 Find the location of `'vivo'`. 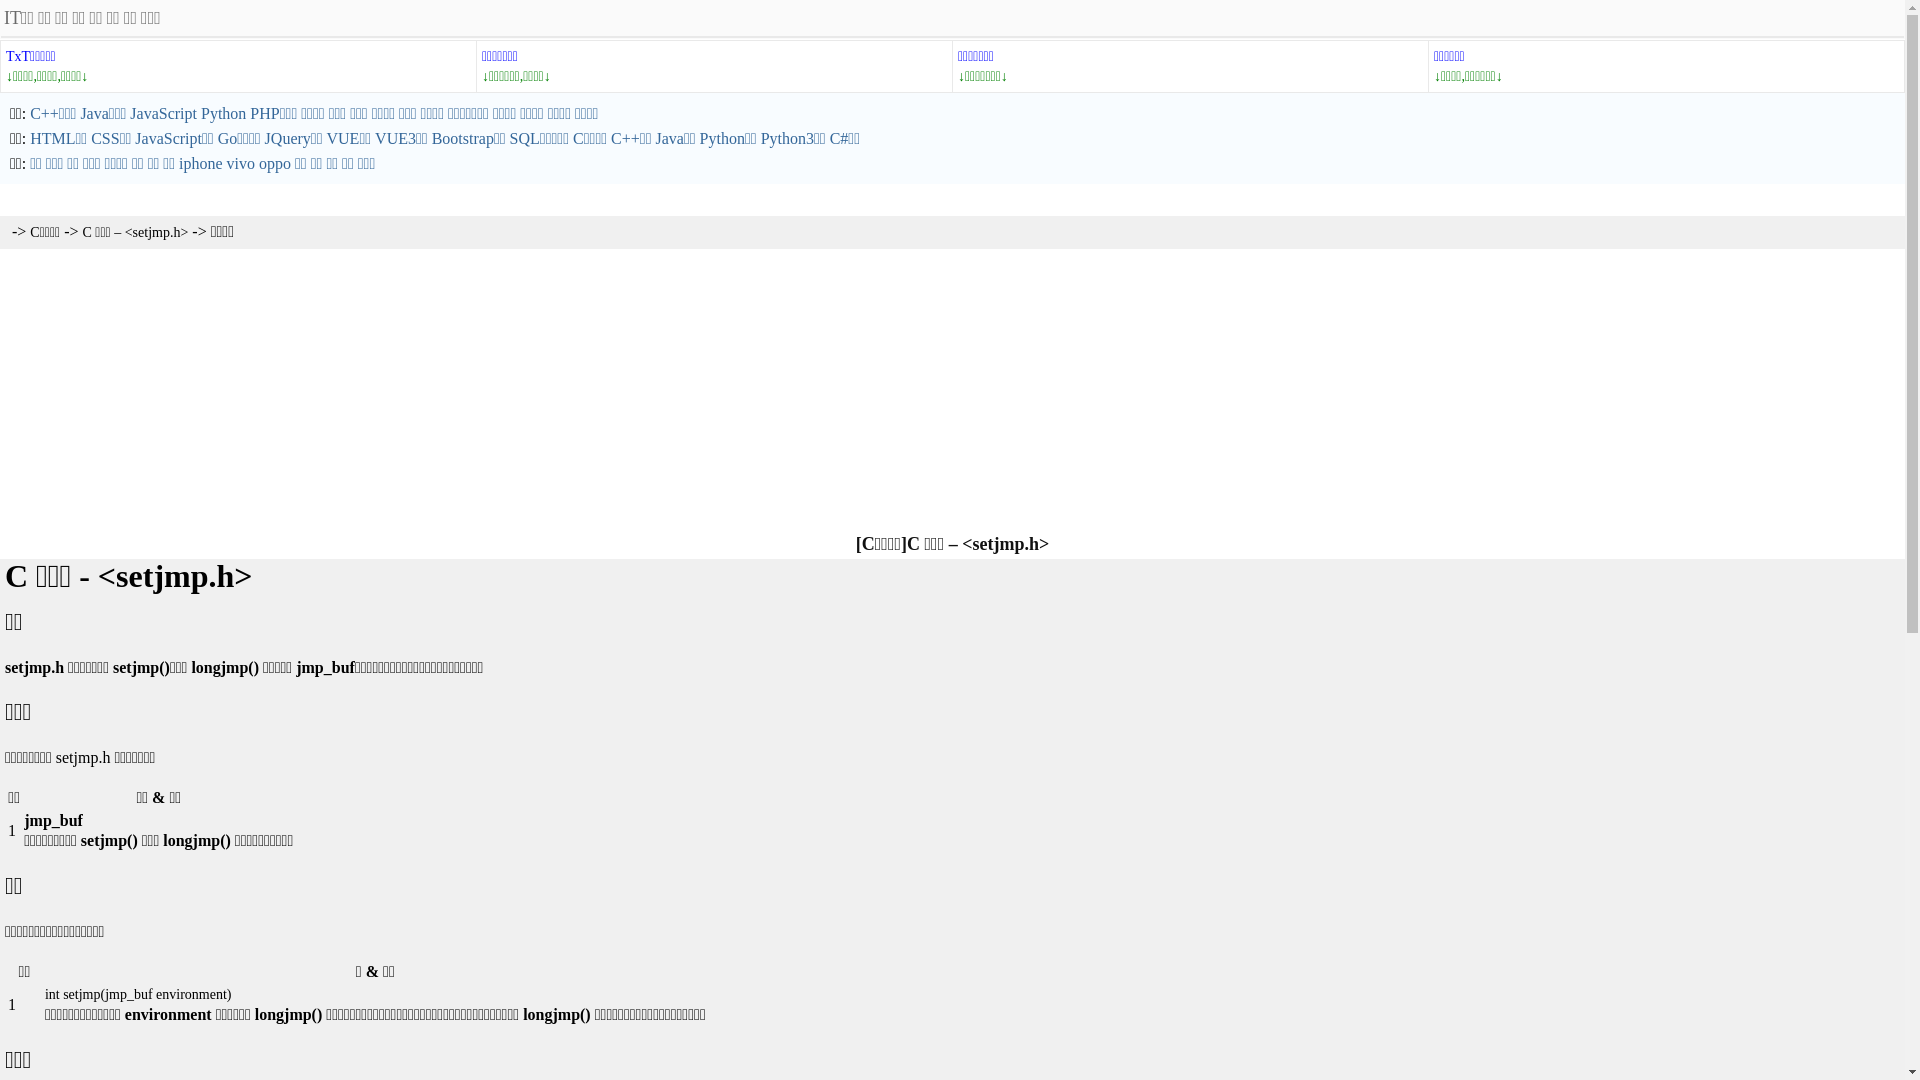

'vivo' is located at coordinates (240, 162).